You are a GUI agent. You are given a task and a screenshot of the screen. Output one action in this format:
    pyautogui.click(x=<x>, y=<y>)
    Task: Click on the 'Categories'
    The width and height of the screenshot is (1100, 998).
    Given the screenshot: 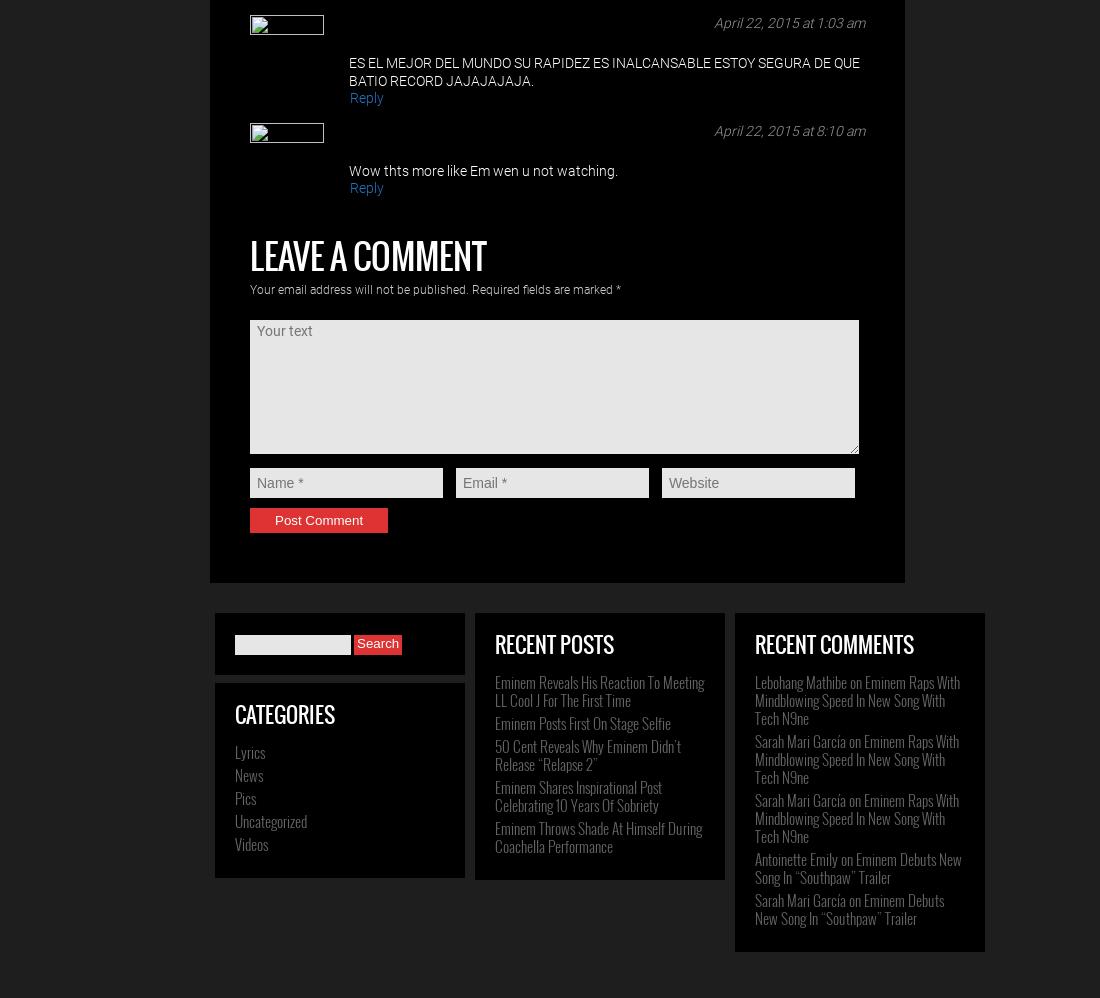 What is the action you would take?
    pyautogui.click(x=284, y=714)
    